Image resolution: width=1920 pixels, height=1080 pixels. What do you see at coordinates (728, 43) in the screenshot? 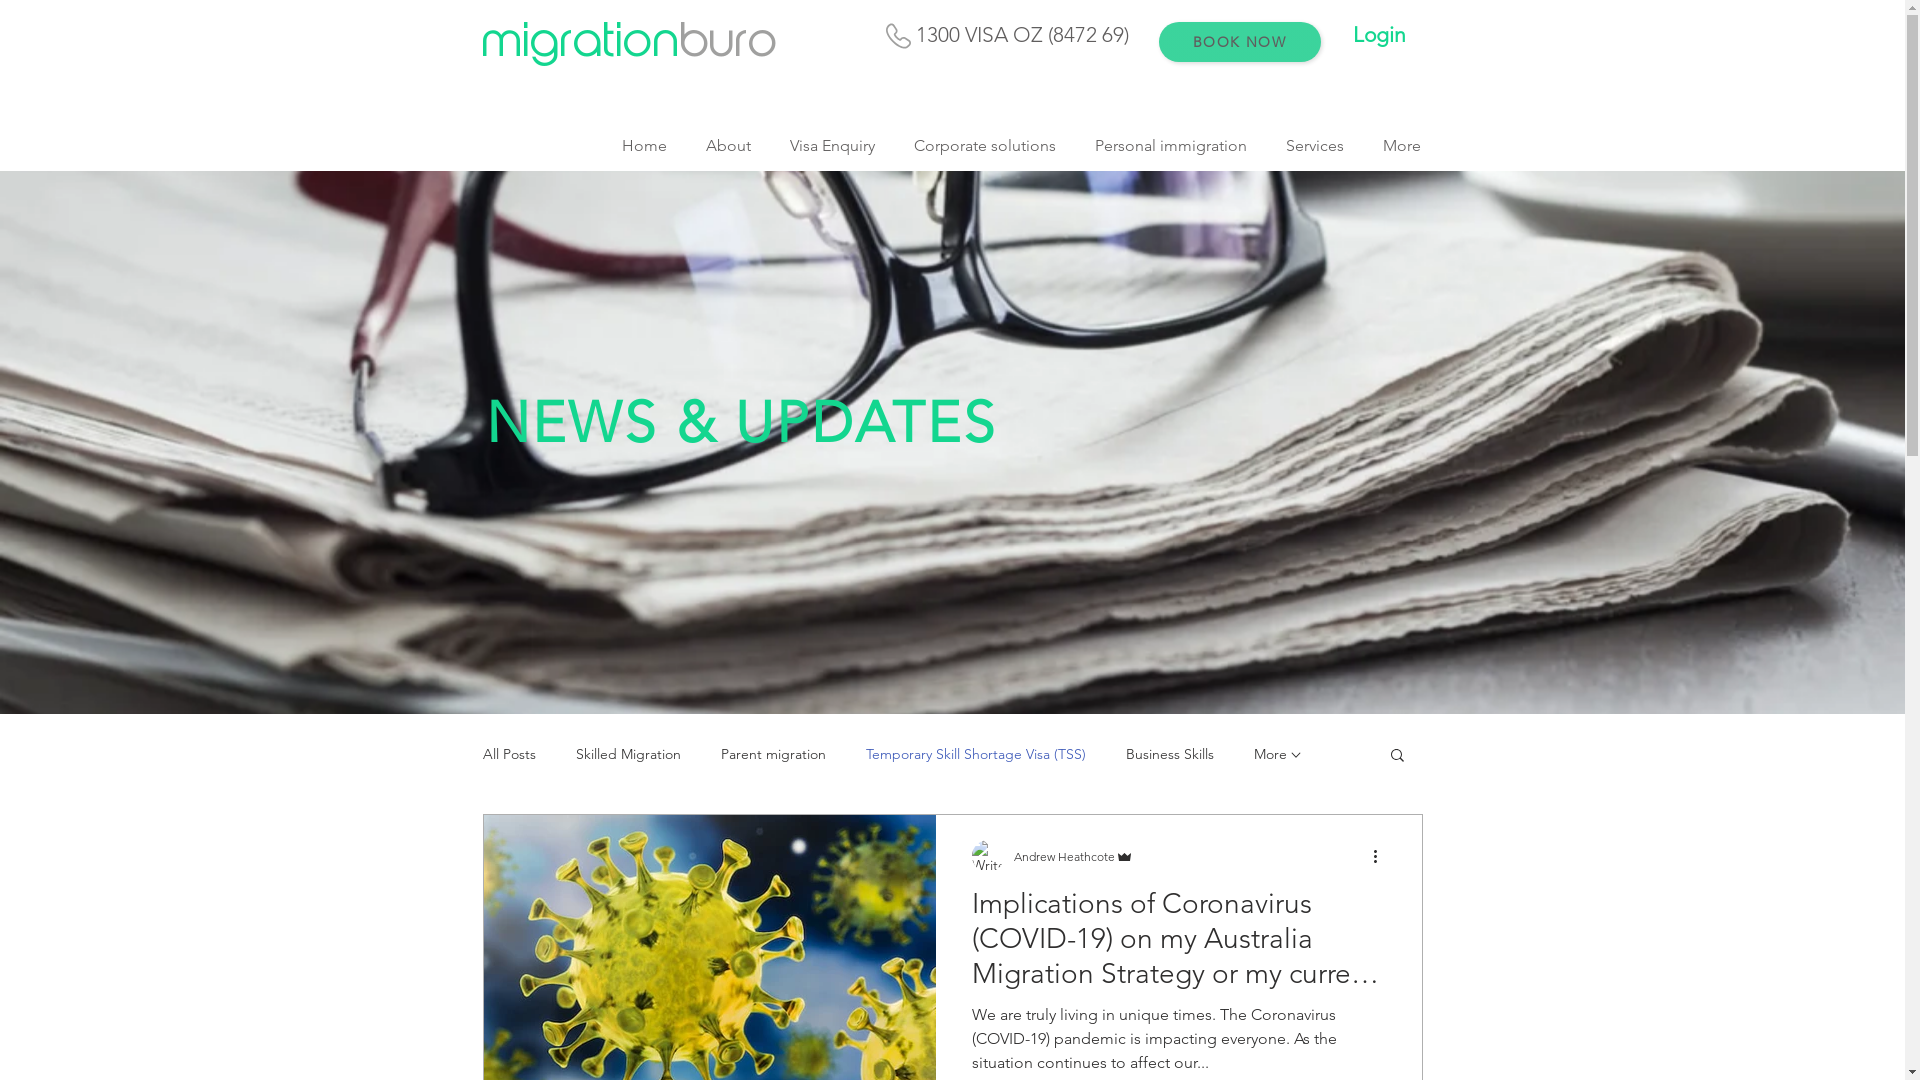
I see `'buro'` at bounding box center [728, 43].